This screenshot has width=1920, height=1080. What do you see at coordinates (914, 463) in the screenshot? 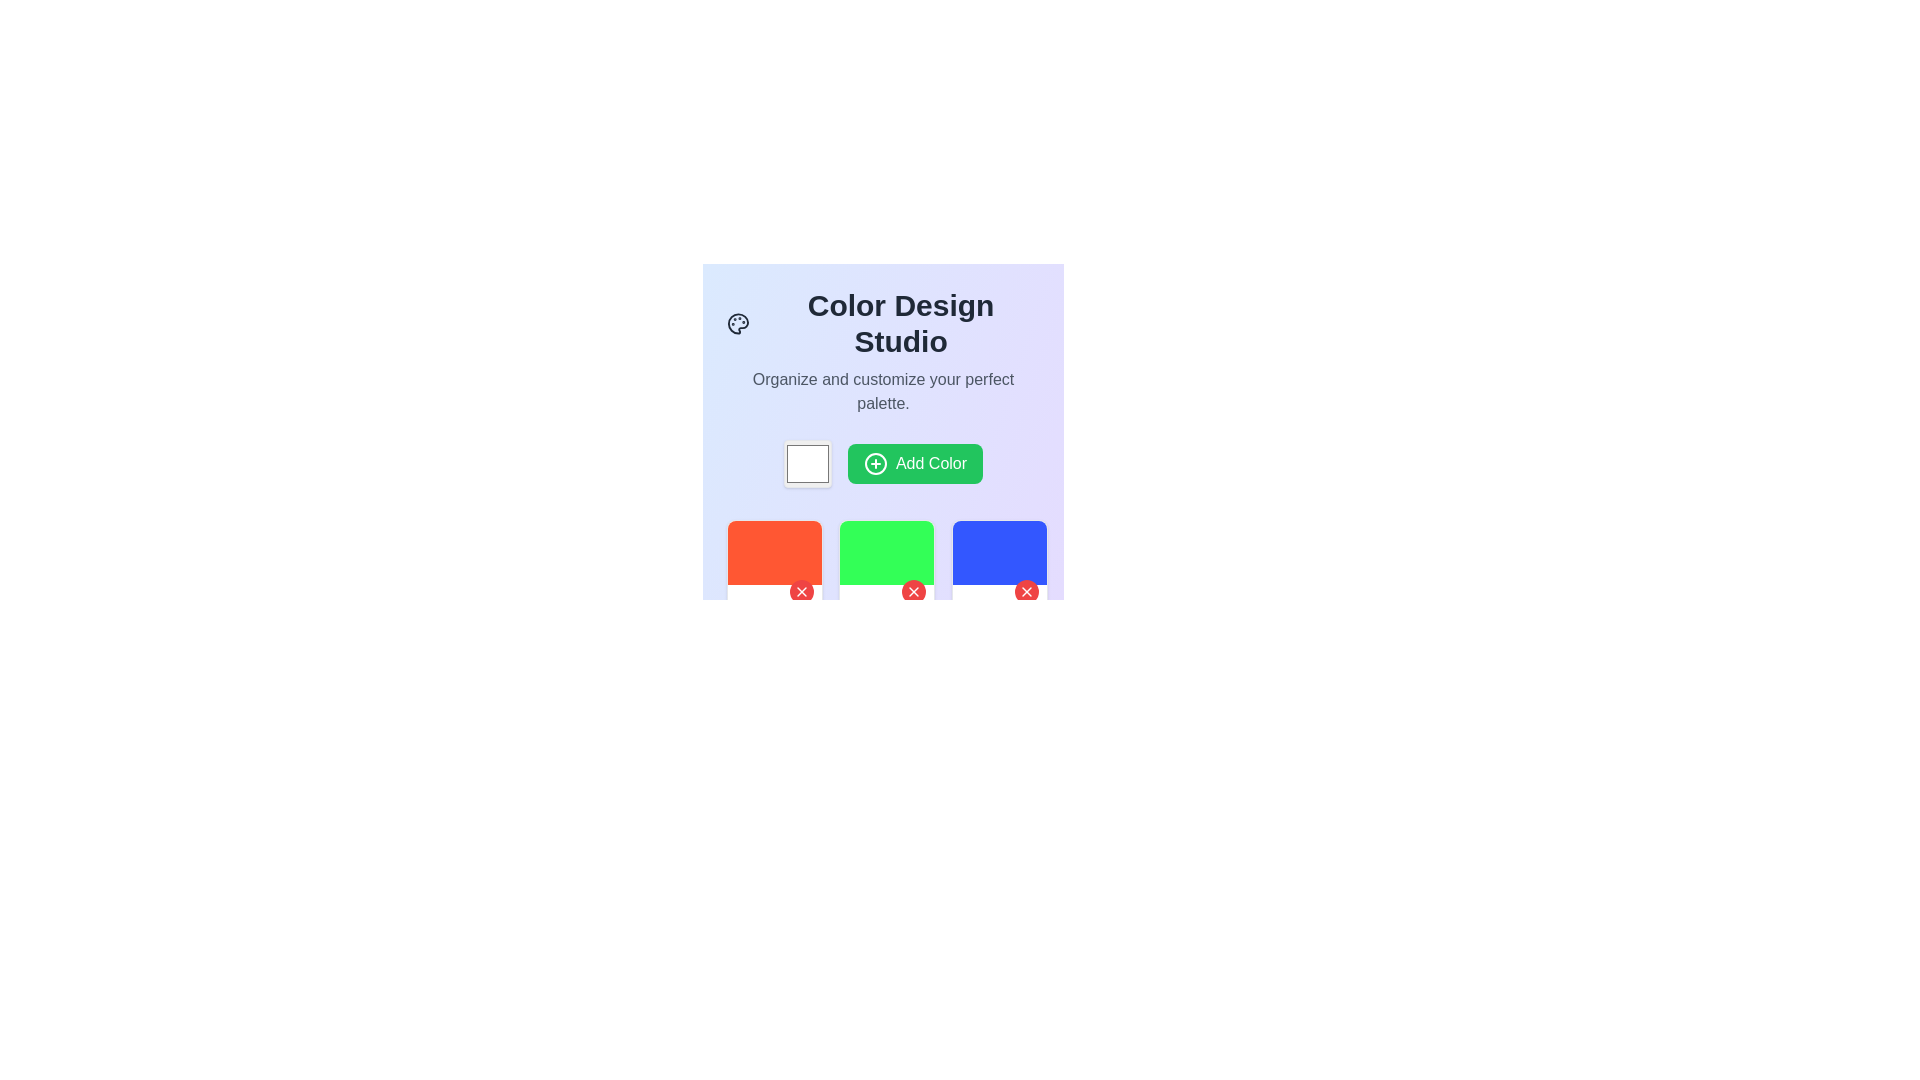
I see `the button that allows users to add a new color to a palette, located centrally under the 'Color Design Studio' heading` at bounding box center [914, 463].